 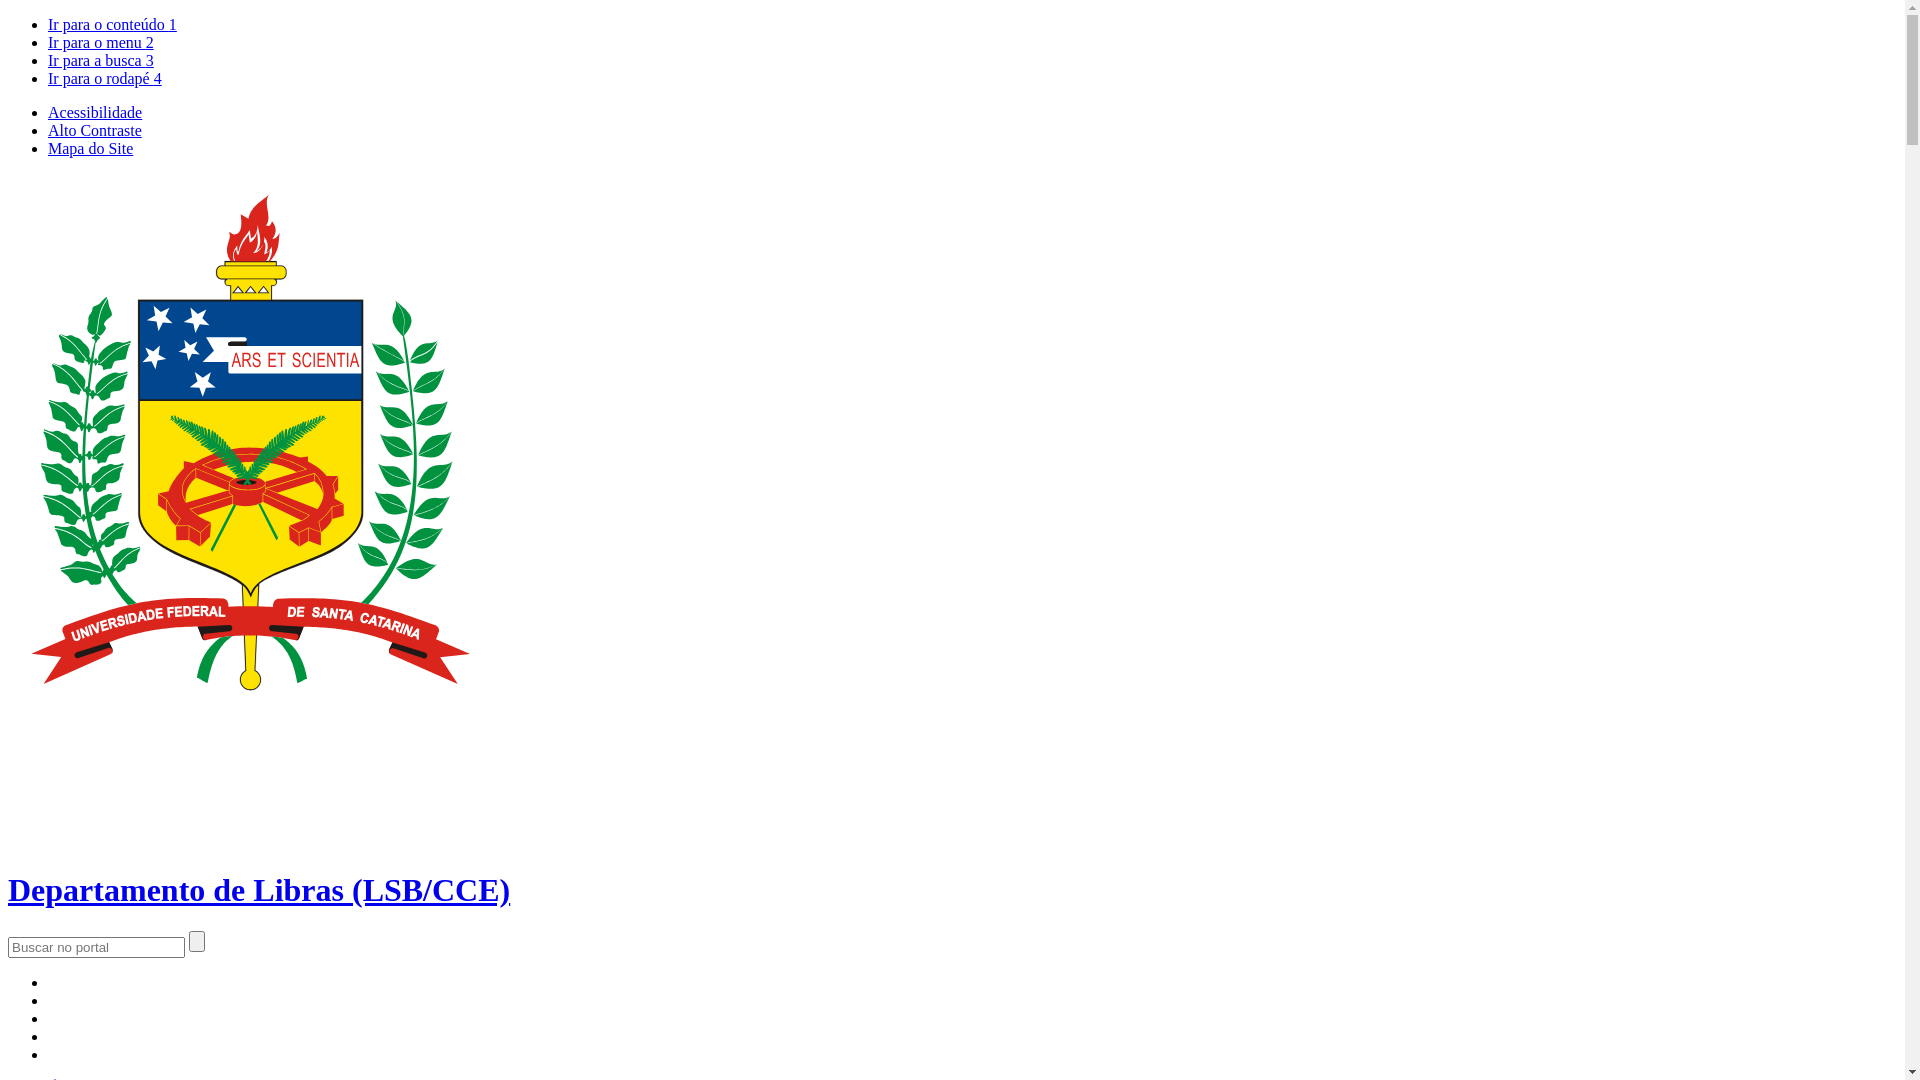 I want to click on 'Acessibilidade', so click(x=48, y=112).